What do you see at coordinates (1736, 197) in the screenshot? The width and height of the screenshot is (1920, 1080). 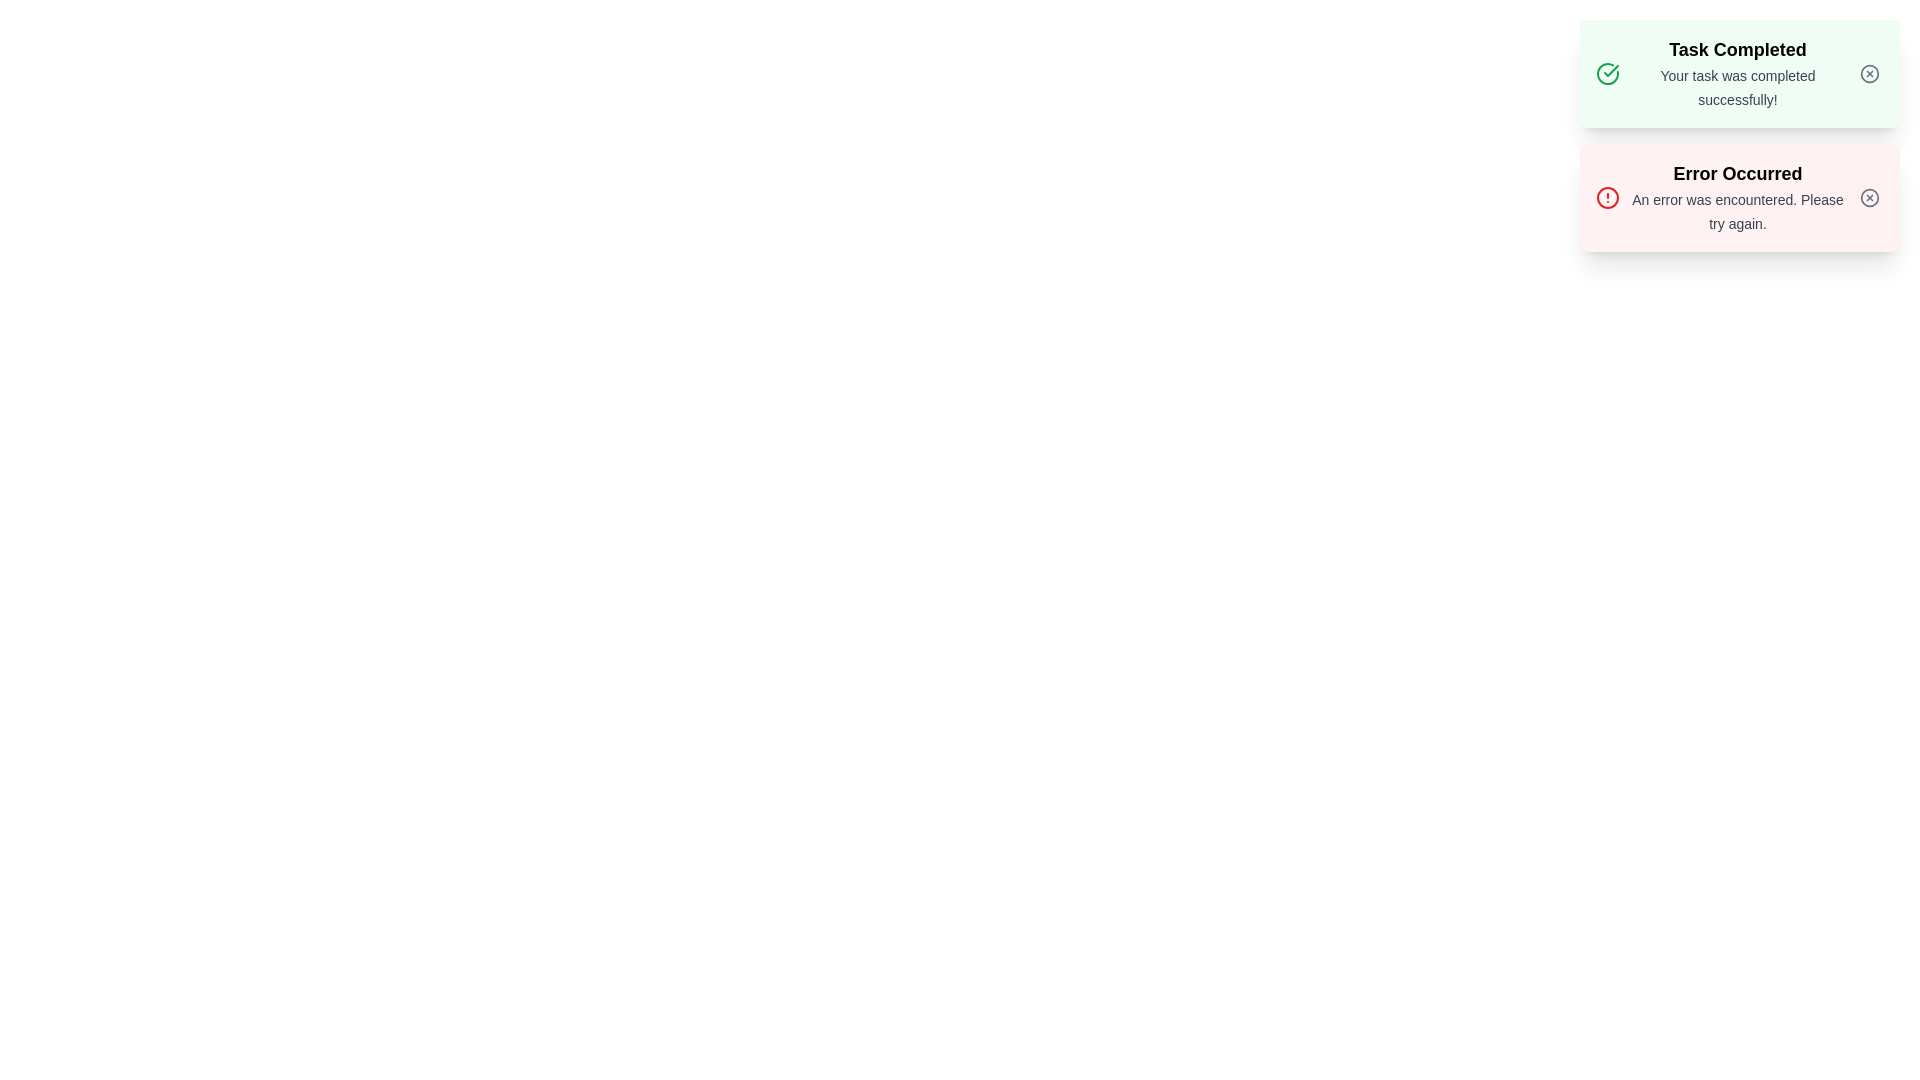 I see `the message displayed in the Text display component that shows the title 'Error Occurred' and the message 'An error was encountered. Please try again.'` at bounding box center [1736, 197].